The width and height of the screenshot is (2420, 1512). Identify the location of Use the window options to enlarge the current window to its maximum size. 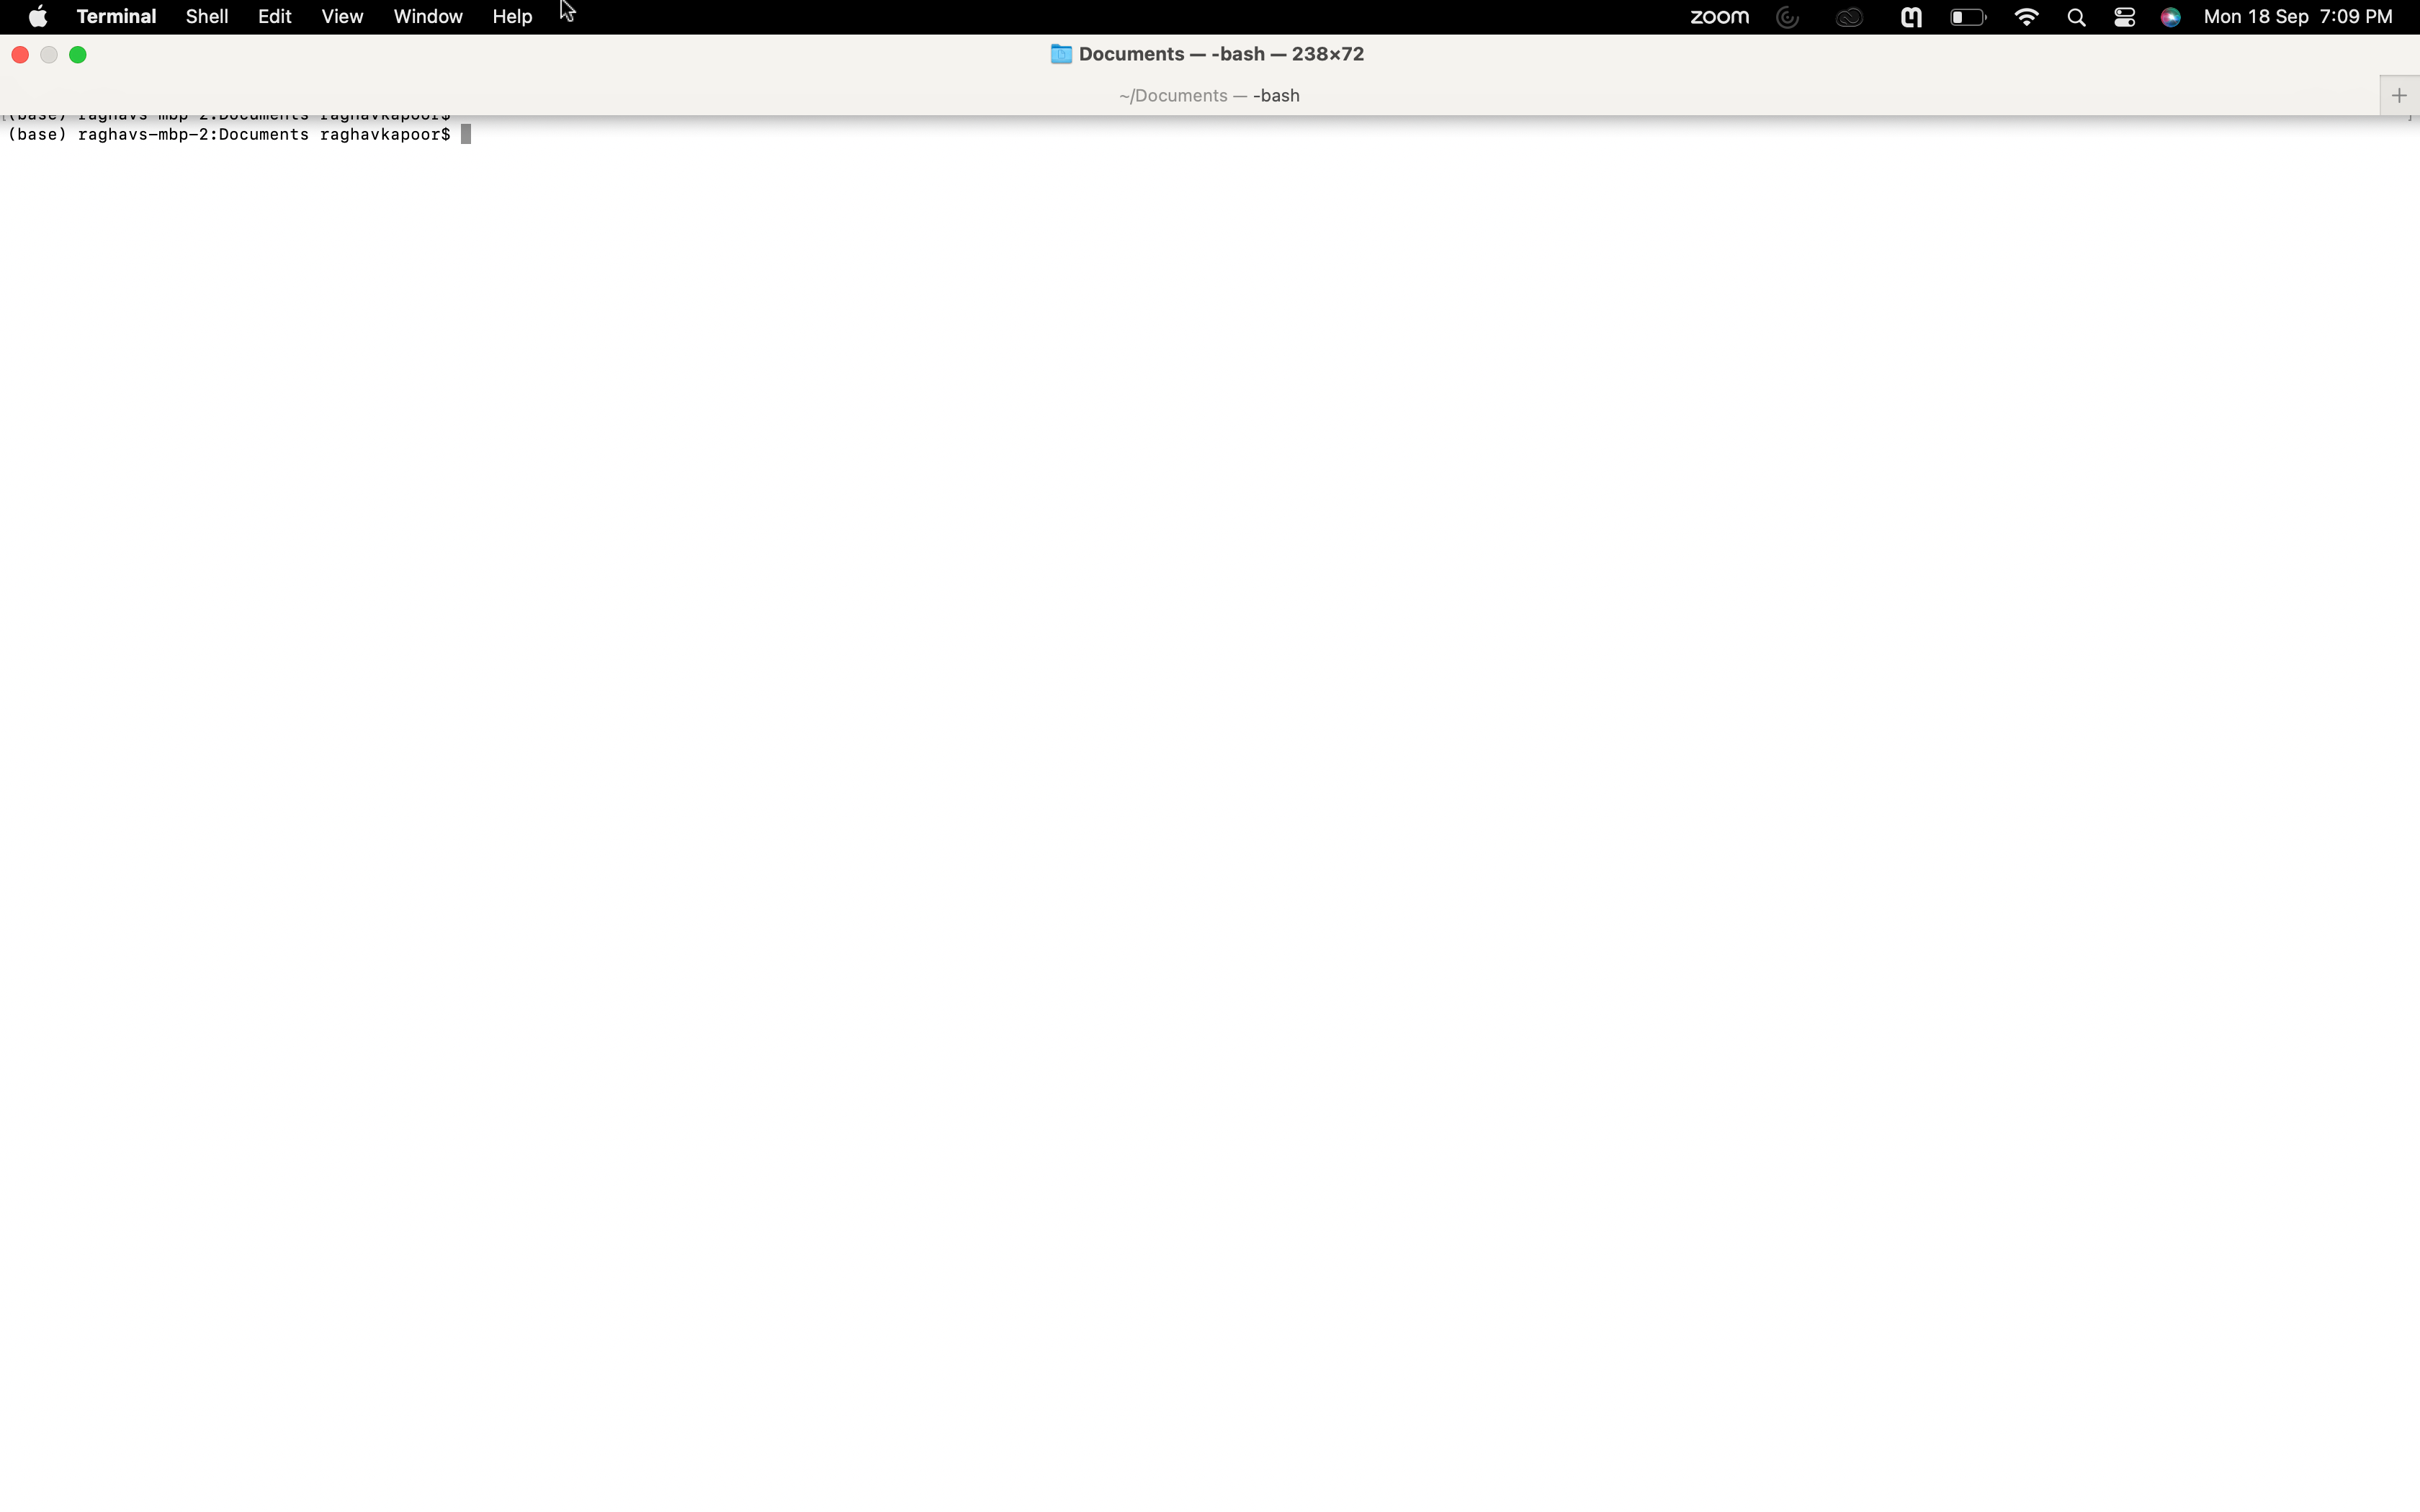
(426, 17).